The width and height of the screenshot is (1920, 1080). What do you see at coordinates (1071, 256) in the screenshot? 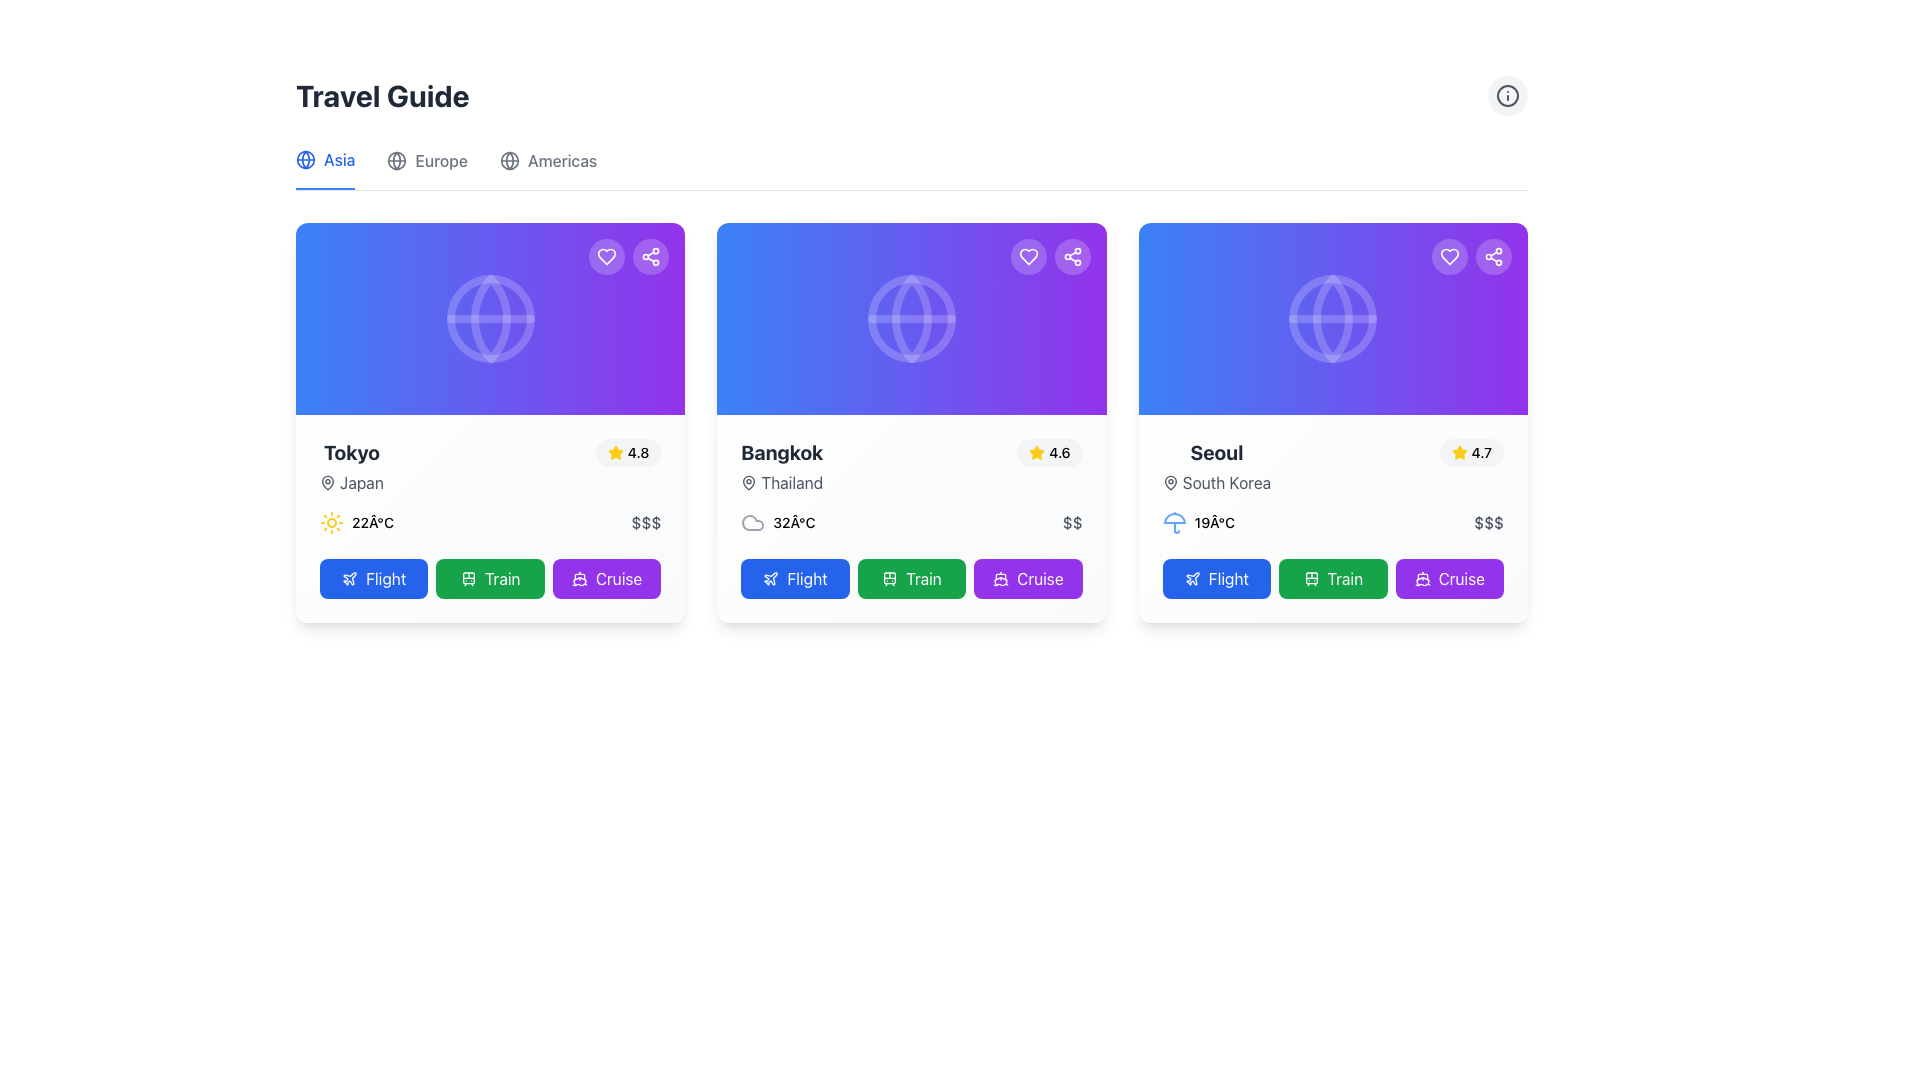
I see `the sharing icon, which is a white icon with three circles connected by lines, located at the top right corner of the 'Bangkok' card` at bounding box center [1071, 256].